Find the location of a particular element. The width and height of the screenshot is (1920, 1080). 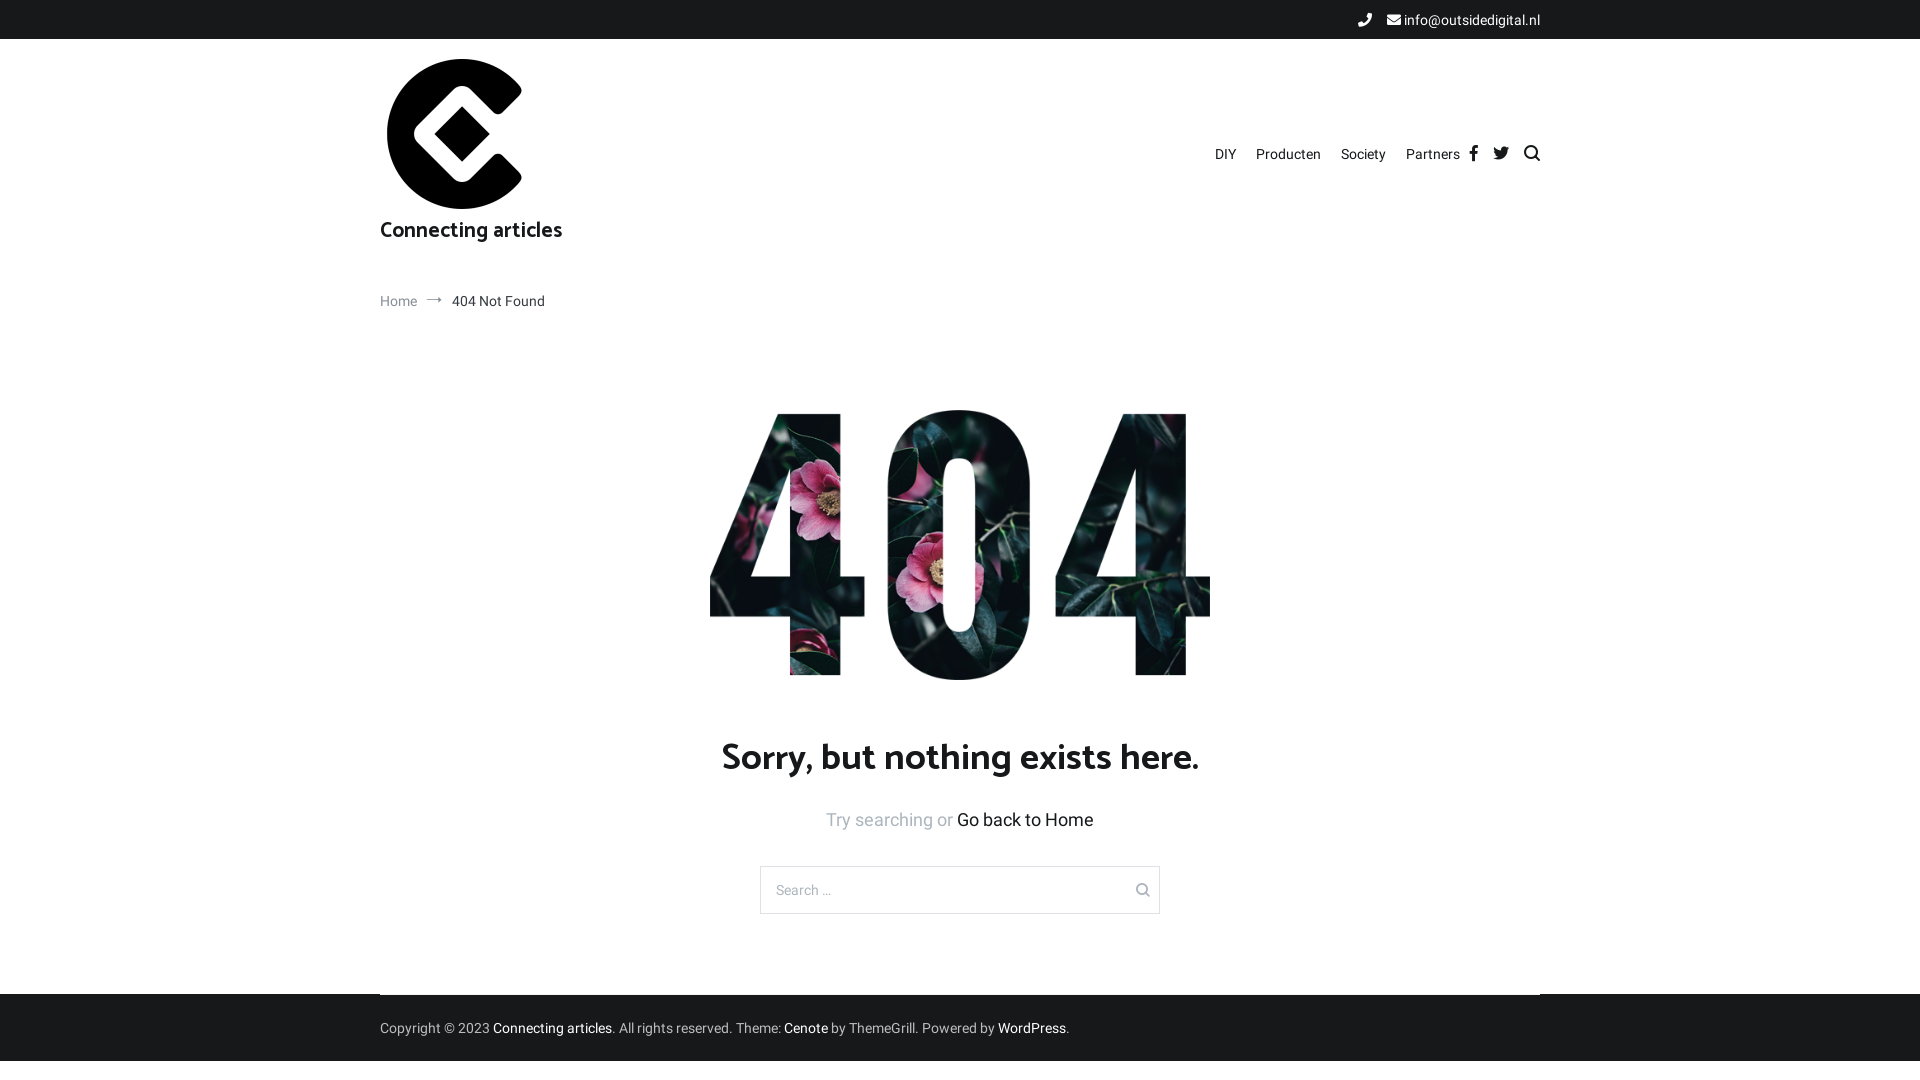

'Society' is located at coordinates (1362, 153).